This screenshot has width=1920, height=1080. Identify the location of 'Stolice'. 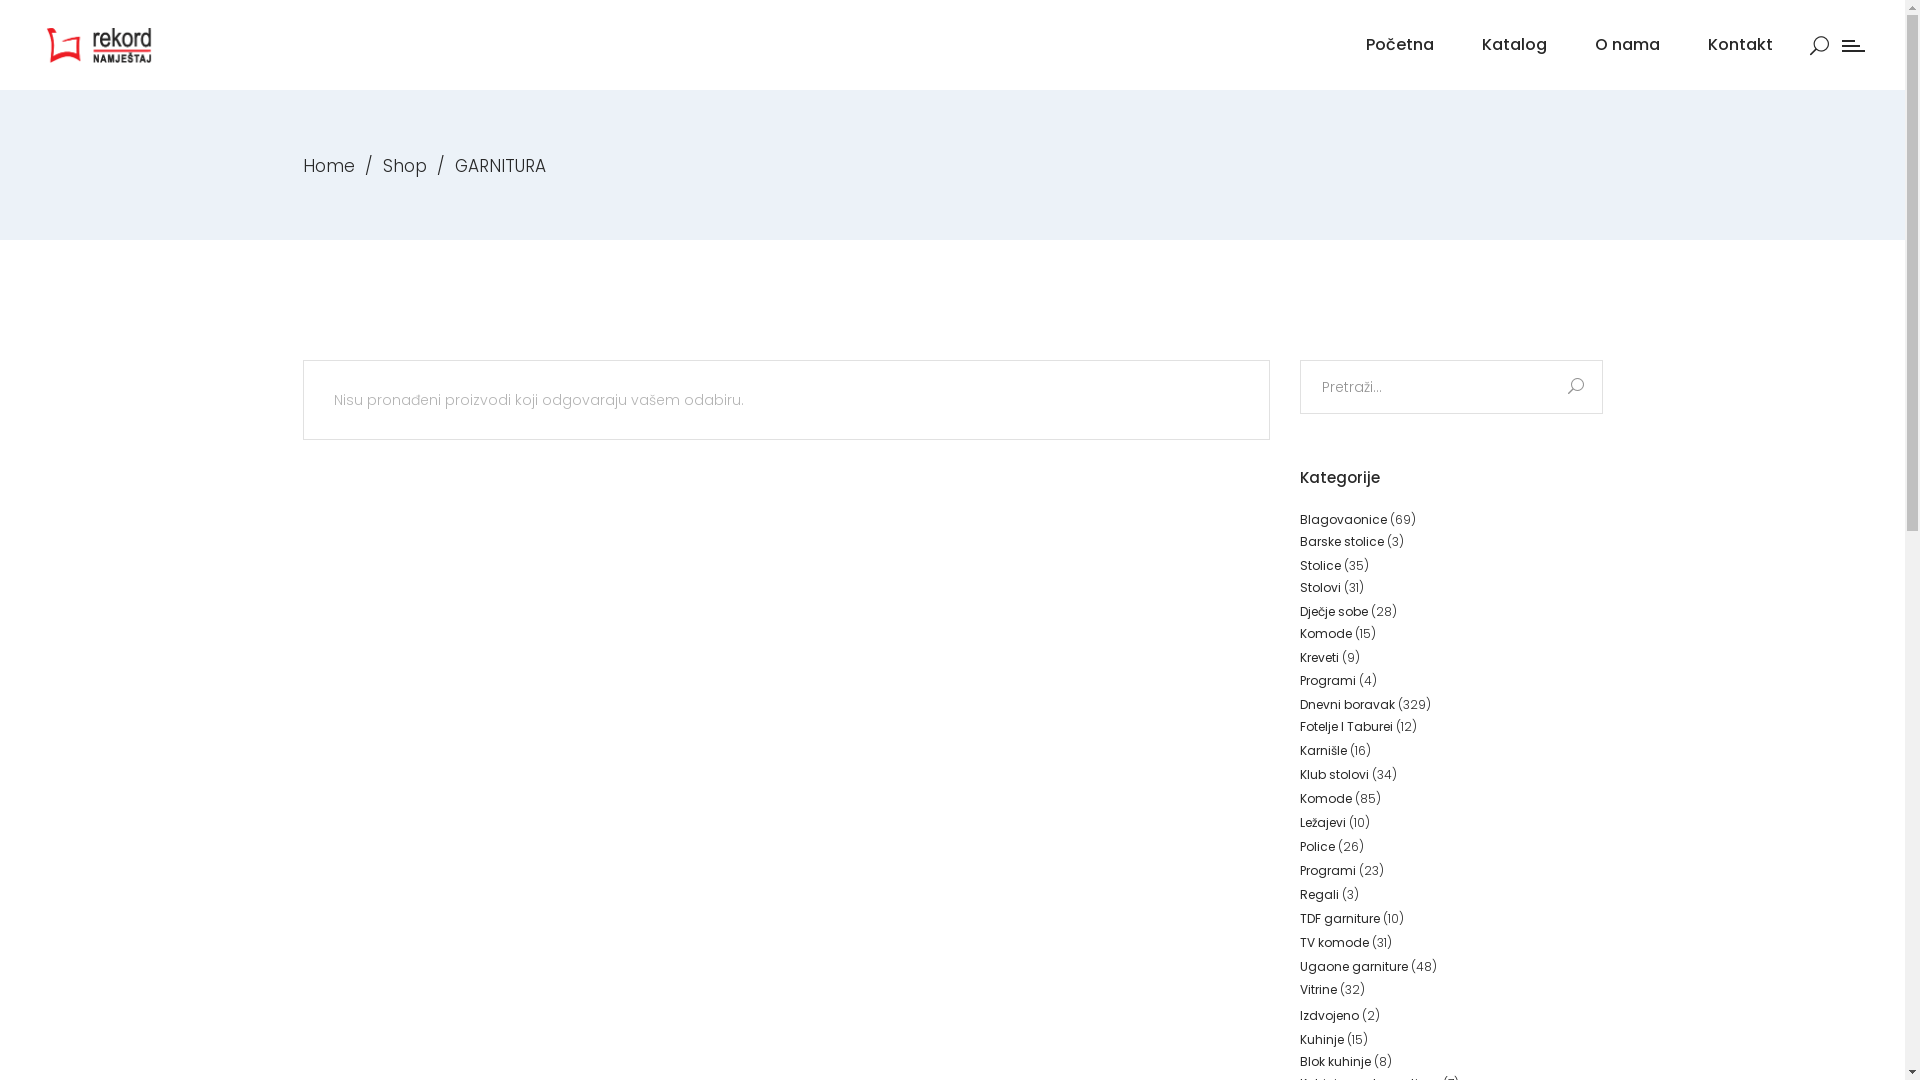
(1320, 564).